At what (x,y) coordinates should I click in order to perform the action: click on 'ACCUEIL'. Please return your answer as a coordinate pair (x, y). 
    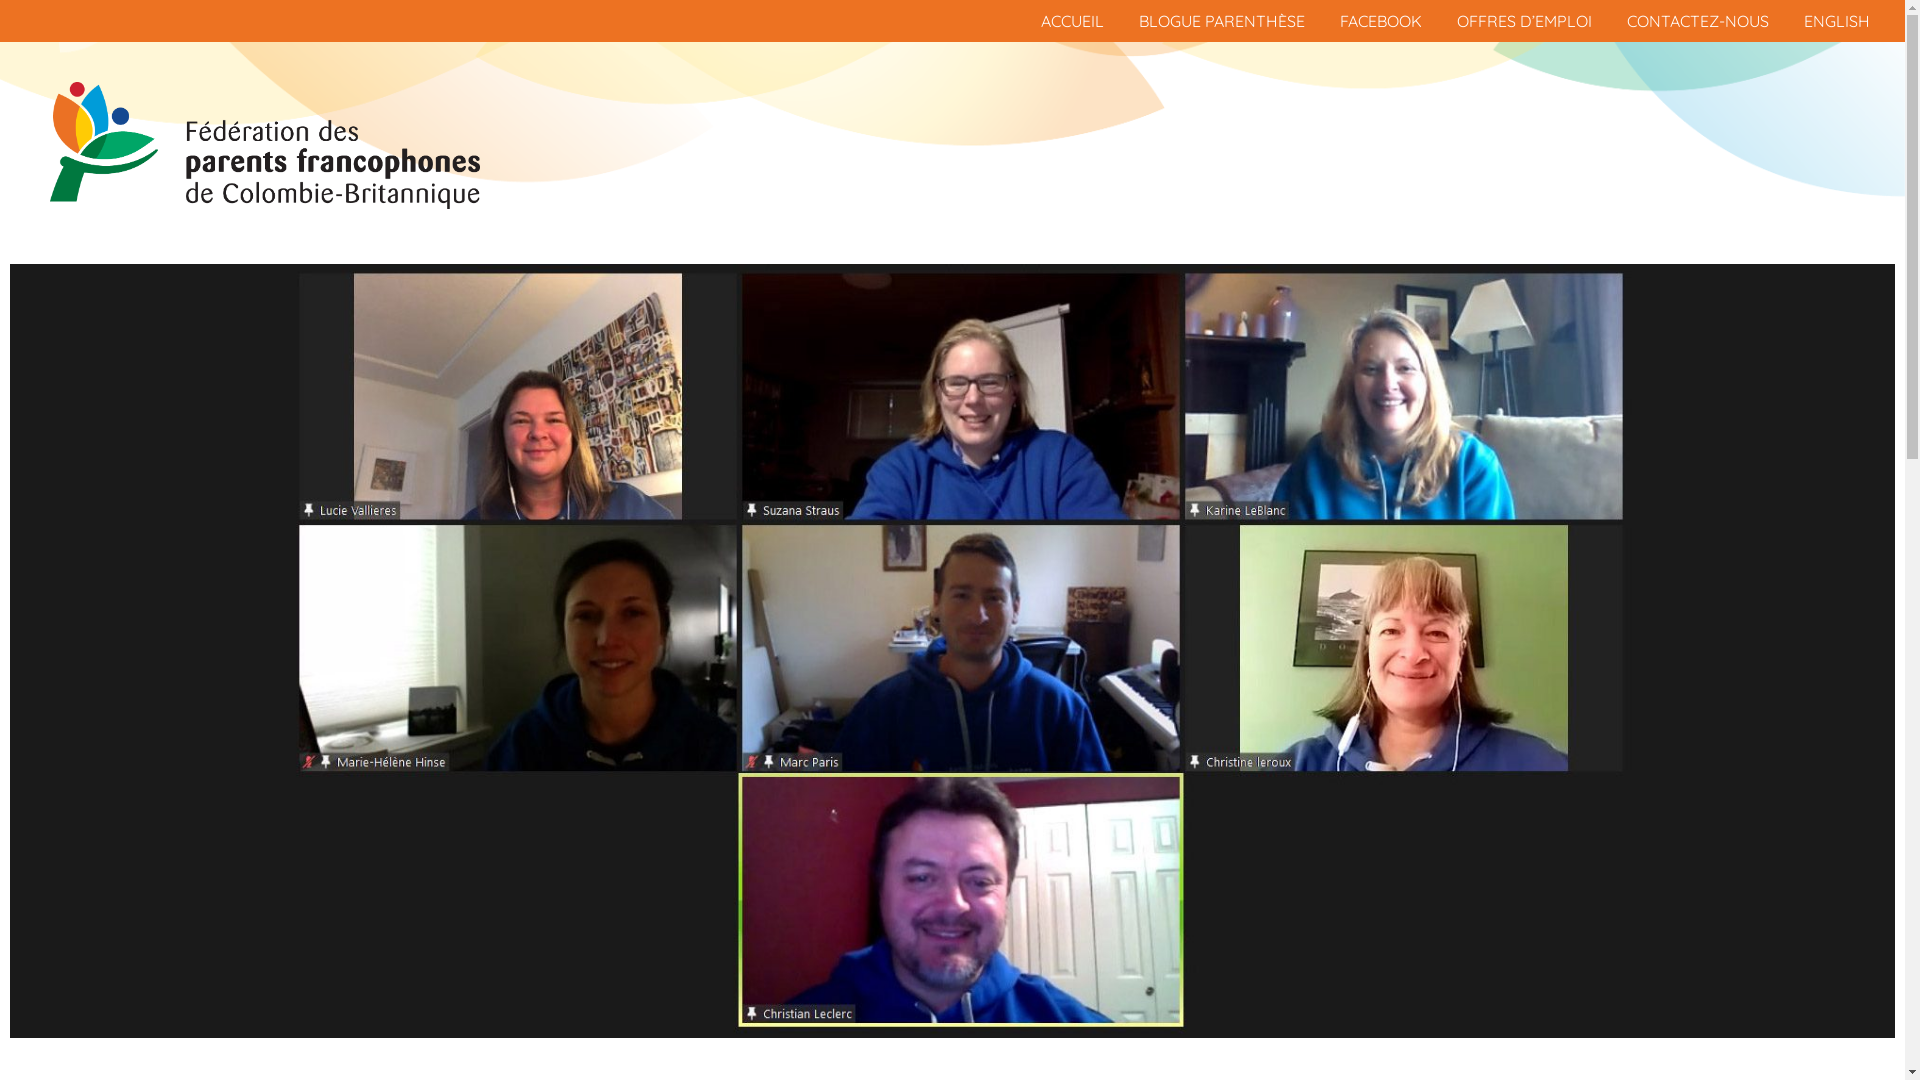
    Looking at the image, I should click on (1071, 20).